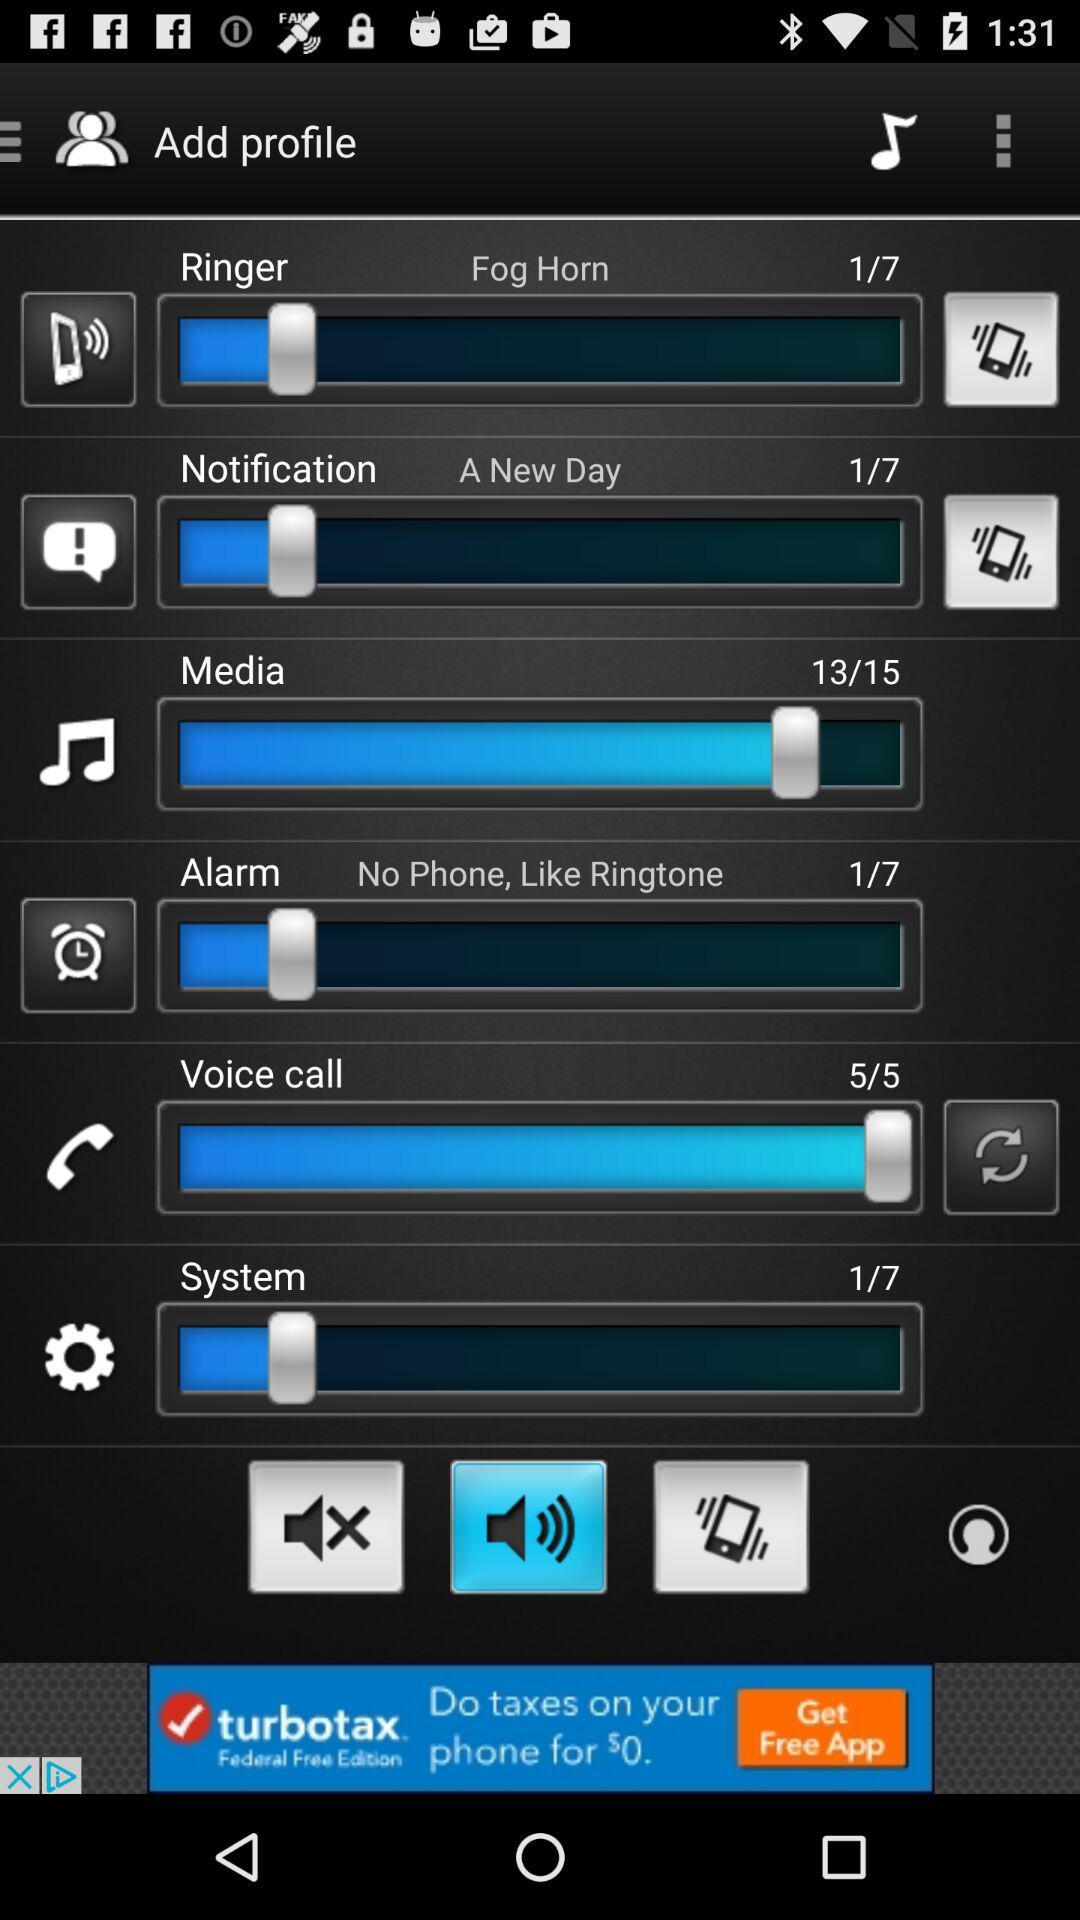  Describe the element at coordinates (325, 1525) in the screenshot. I see `sound decrease` at that location.